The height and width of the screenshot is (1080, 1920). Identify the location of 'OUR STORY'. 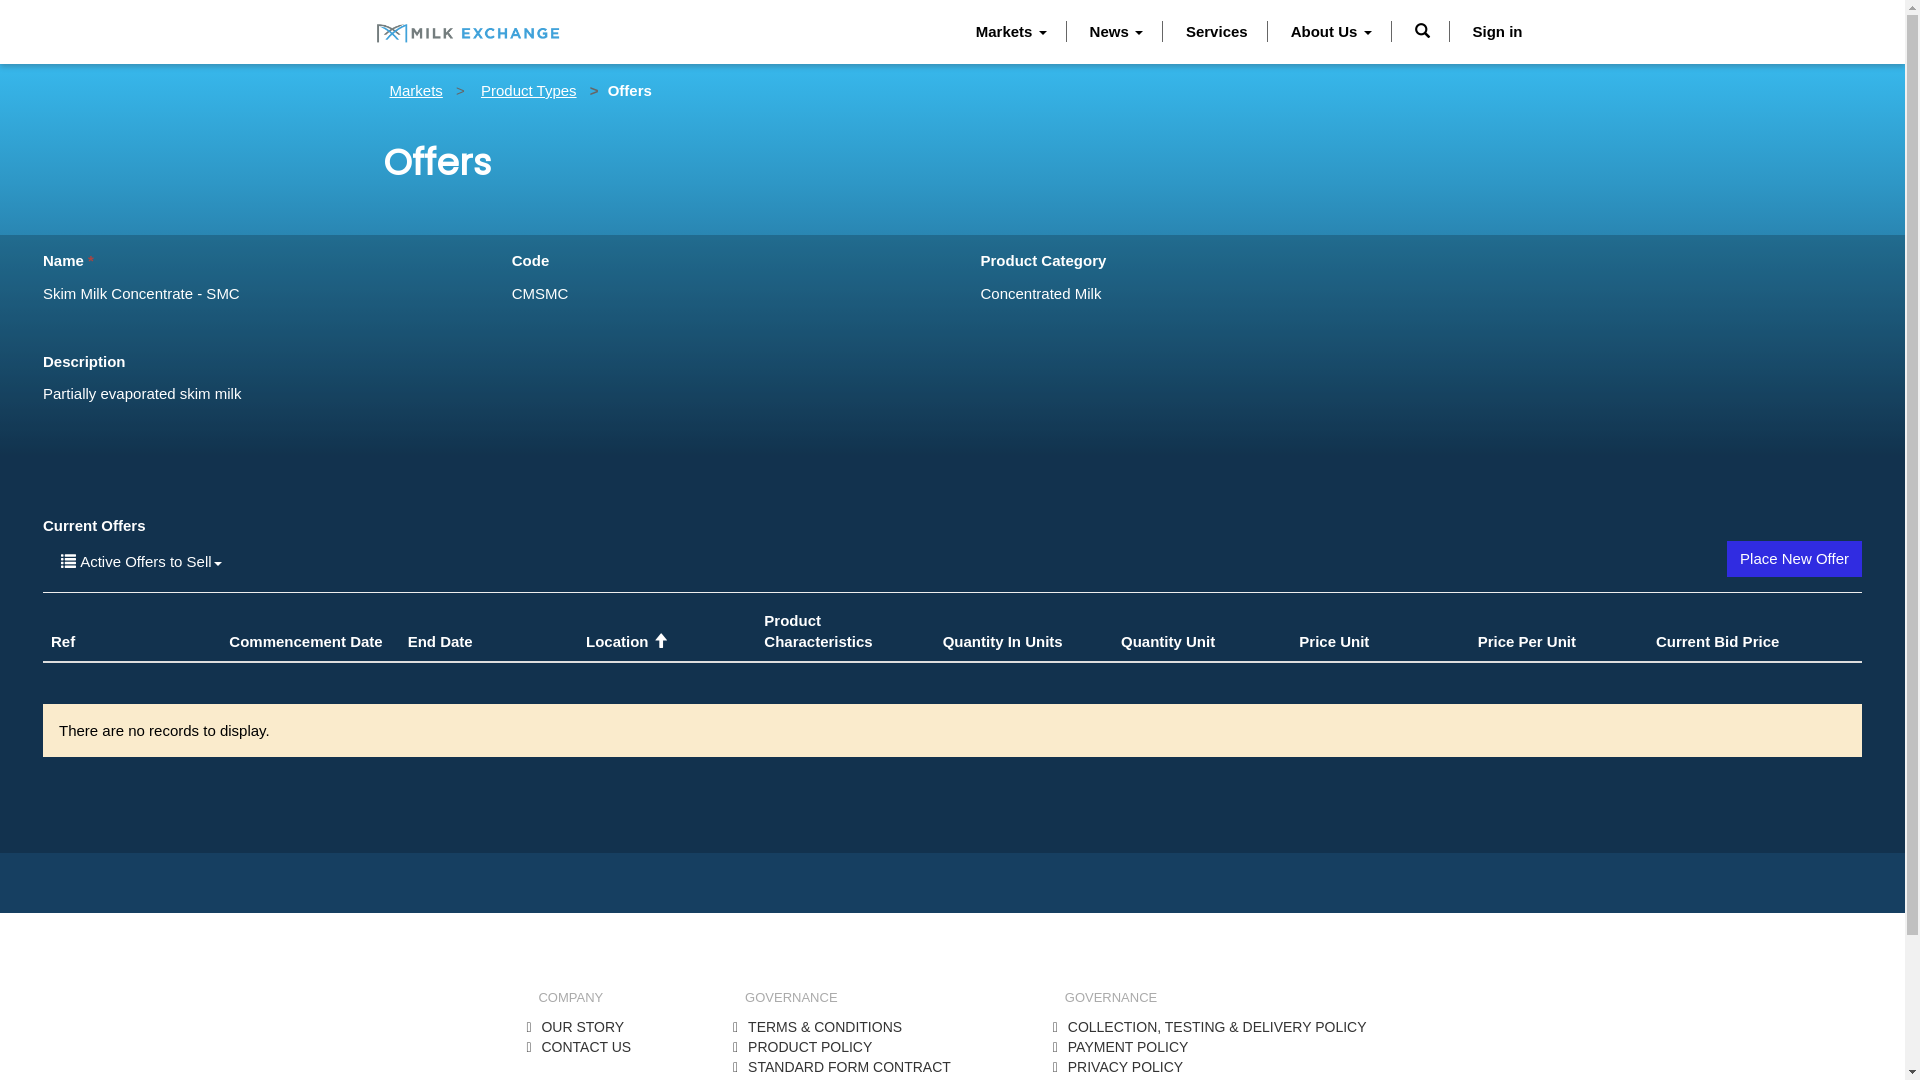
(581, 1026).